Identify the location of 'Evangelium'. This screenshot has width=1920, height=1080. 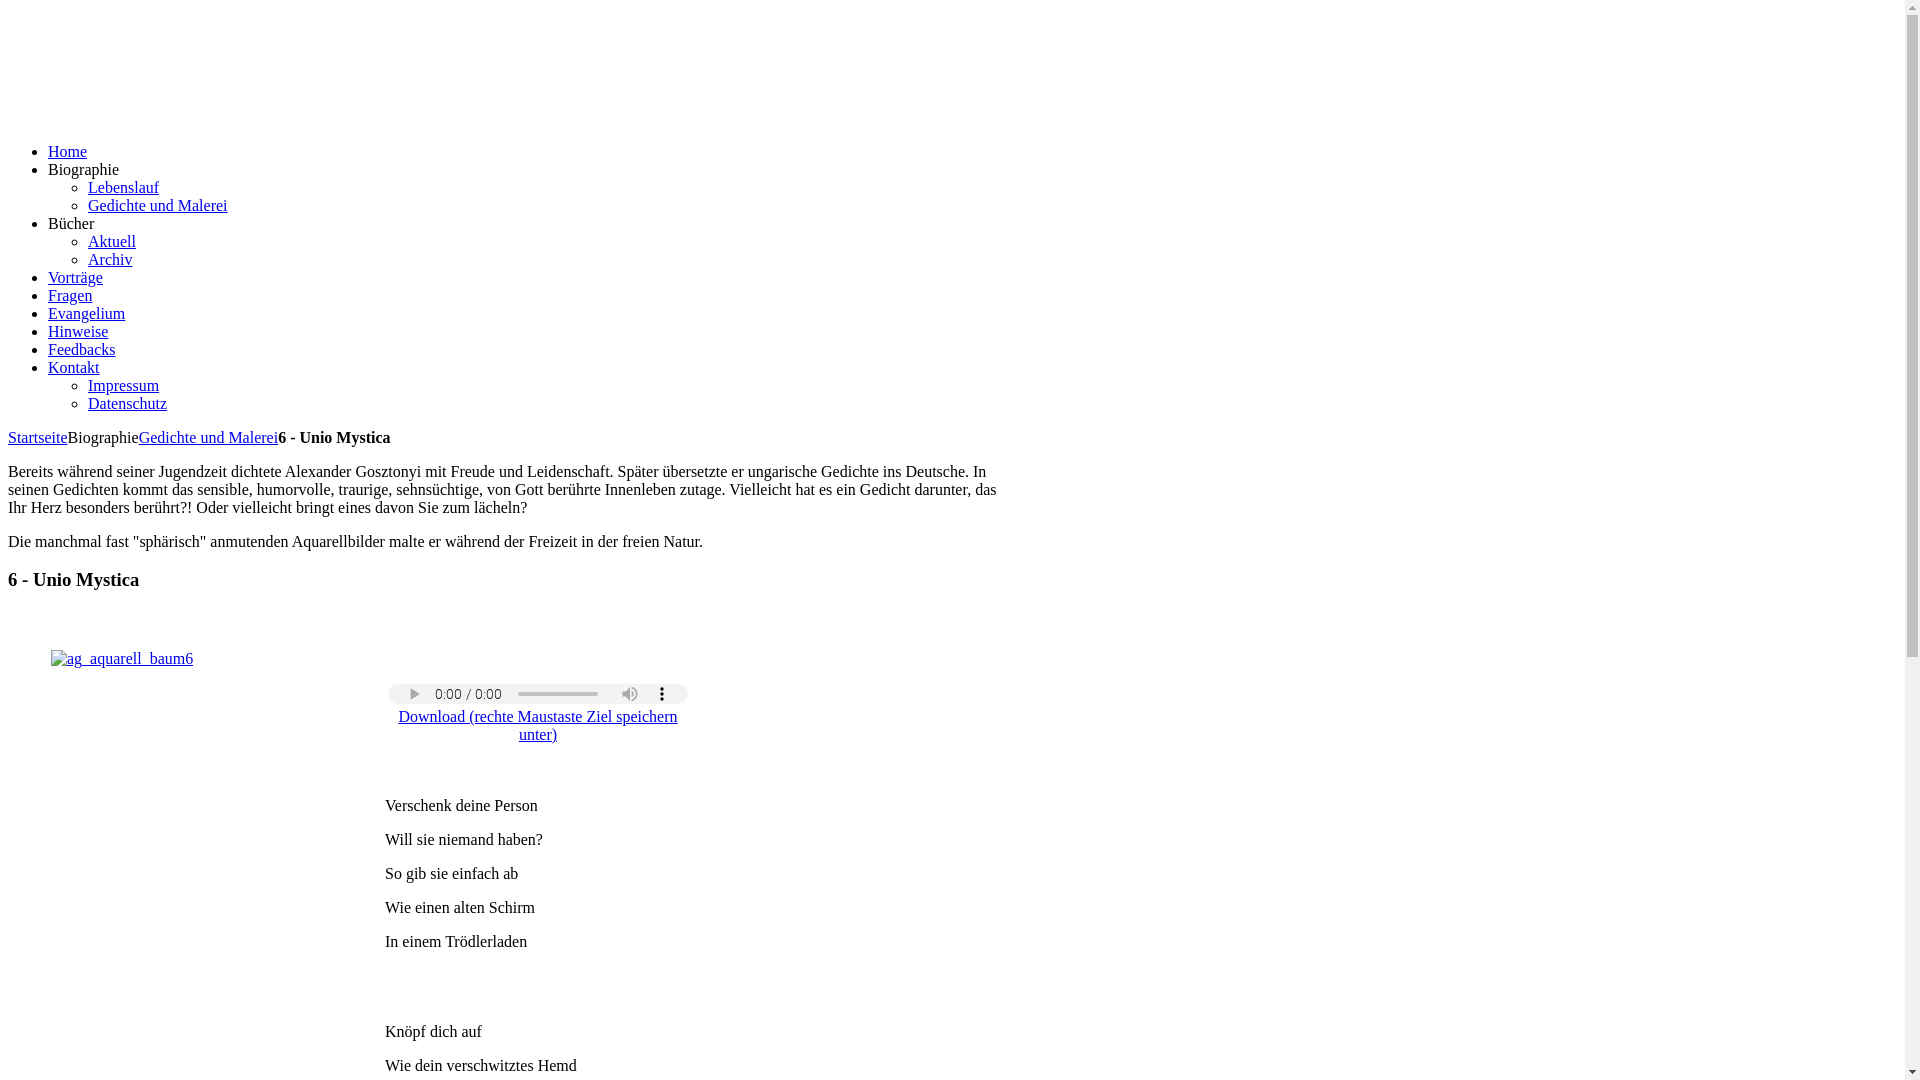
(85, 313).